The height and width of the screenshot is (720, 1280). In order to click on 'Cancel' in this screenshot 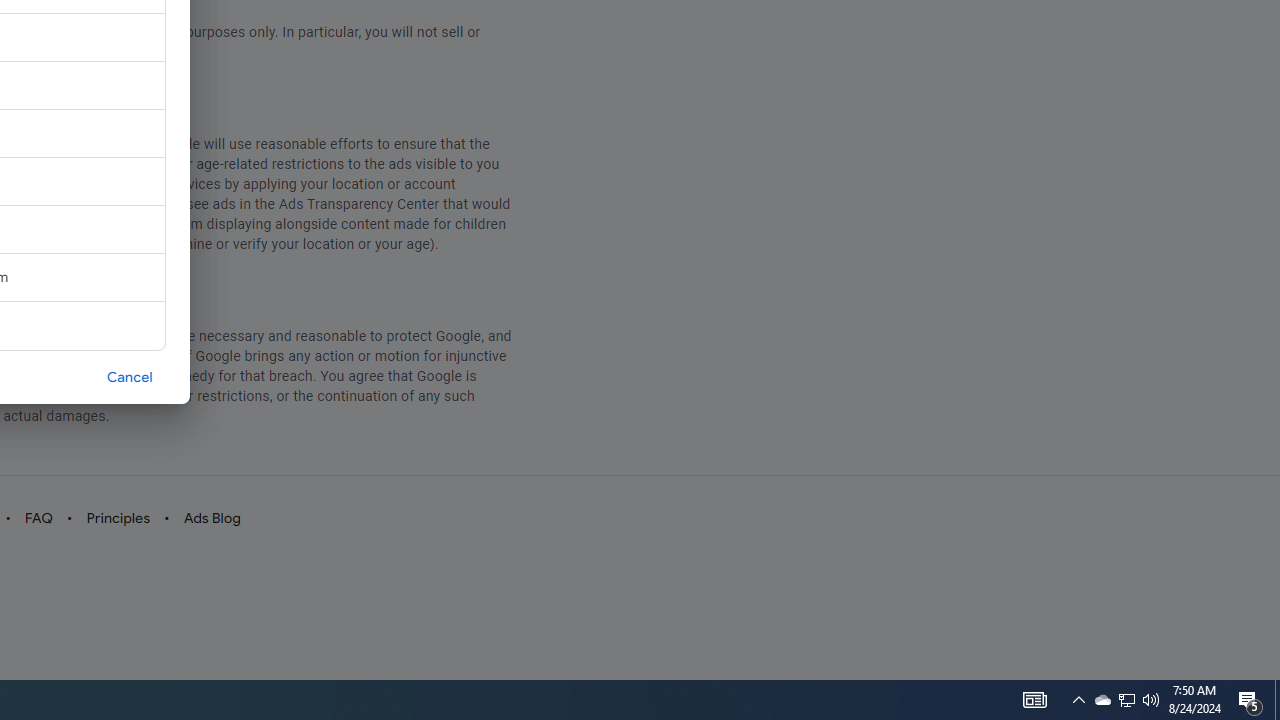, I will do `click(128, 376)`.